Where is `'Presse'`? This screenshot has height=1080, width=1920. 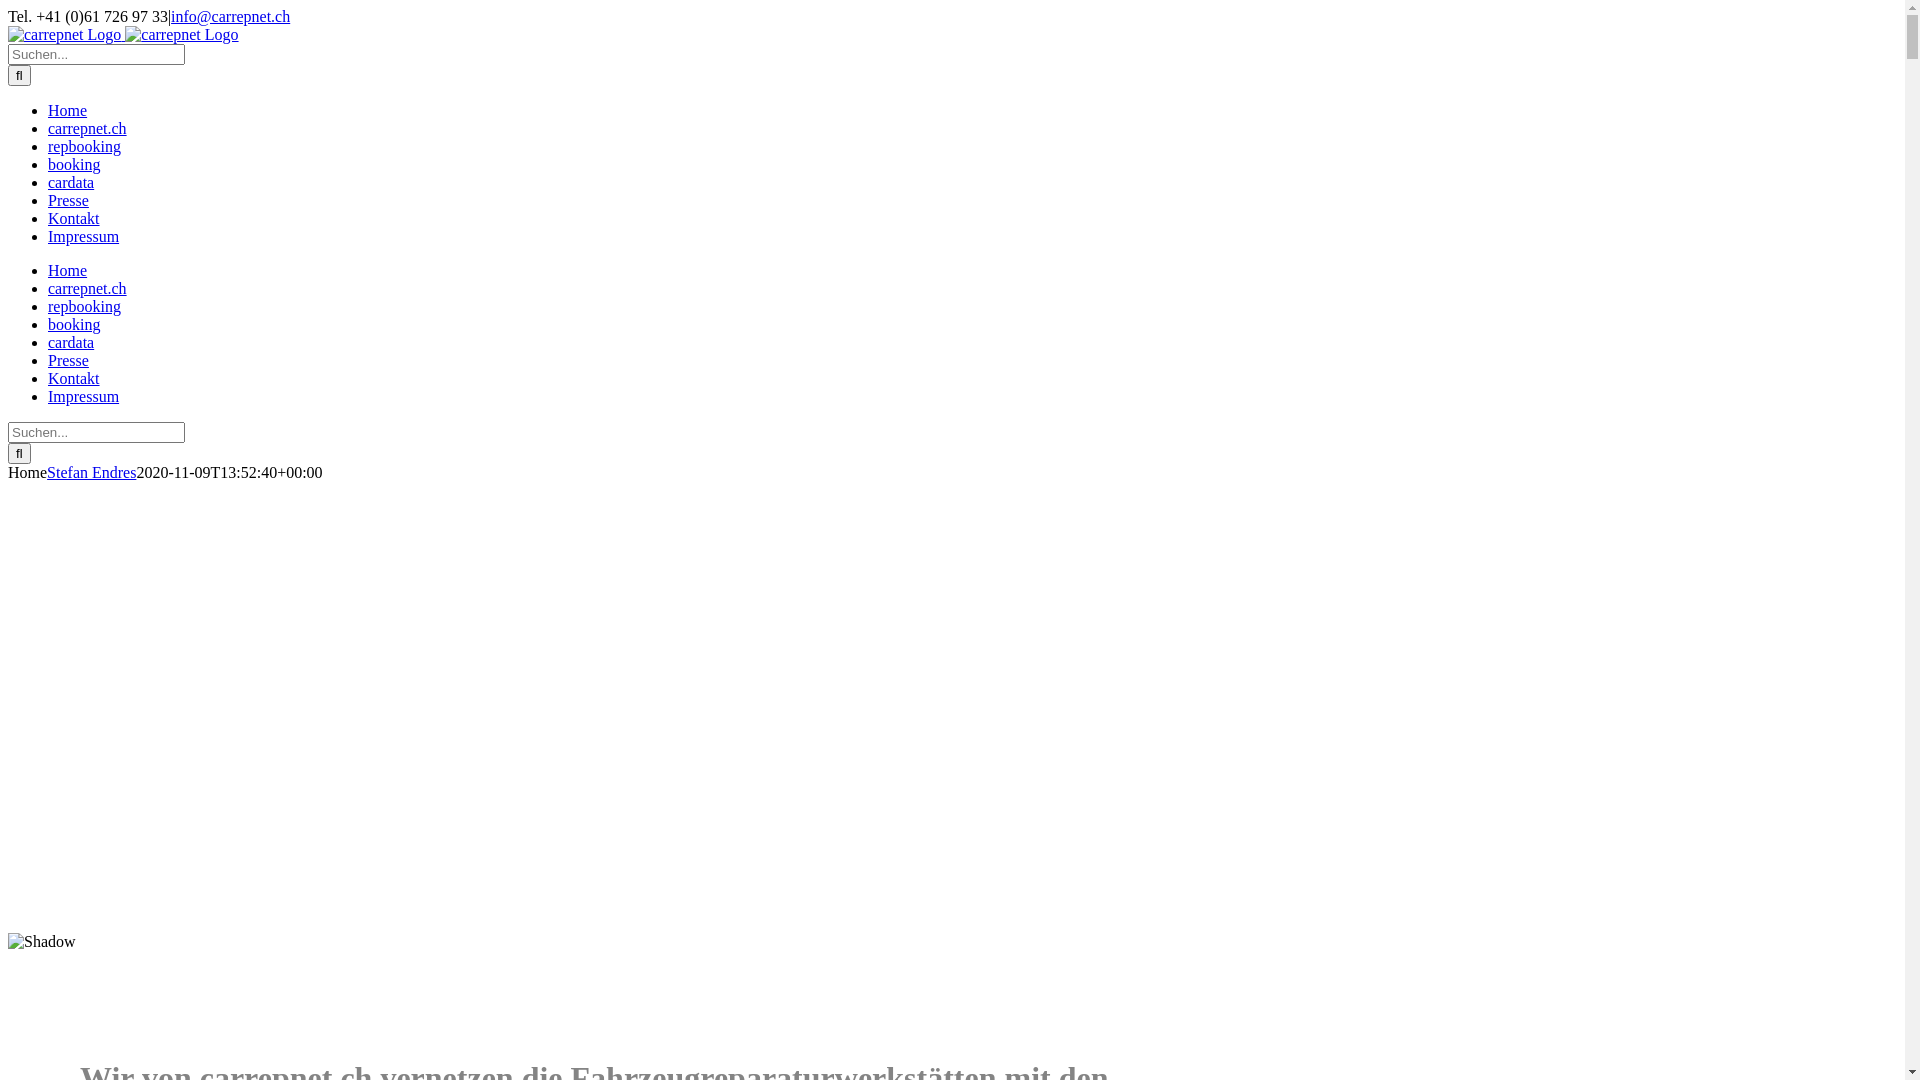 'Presse' is located at coordinates (68, 360).